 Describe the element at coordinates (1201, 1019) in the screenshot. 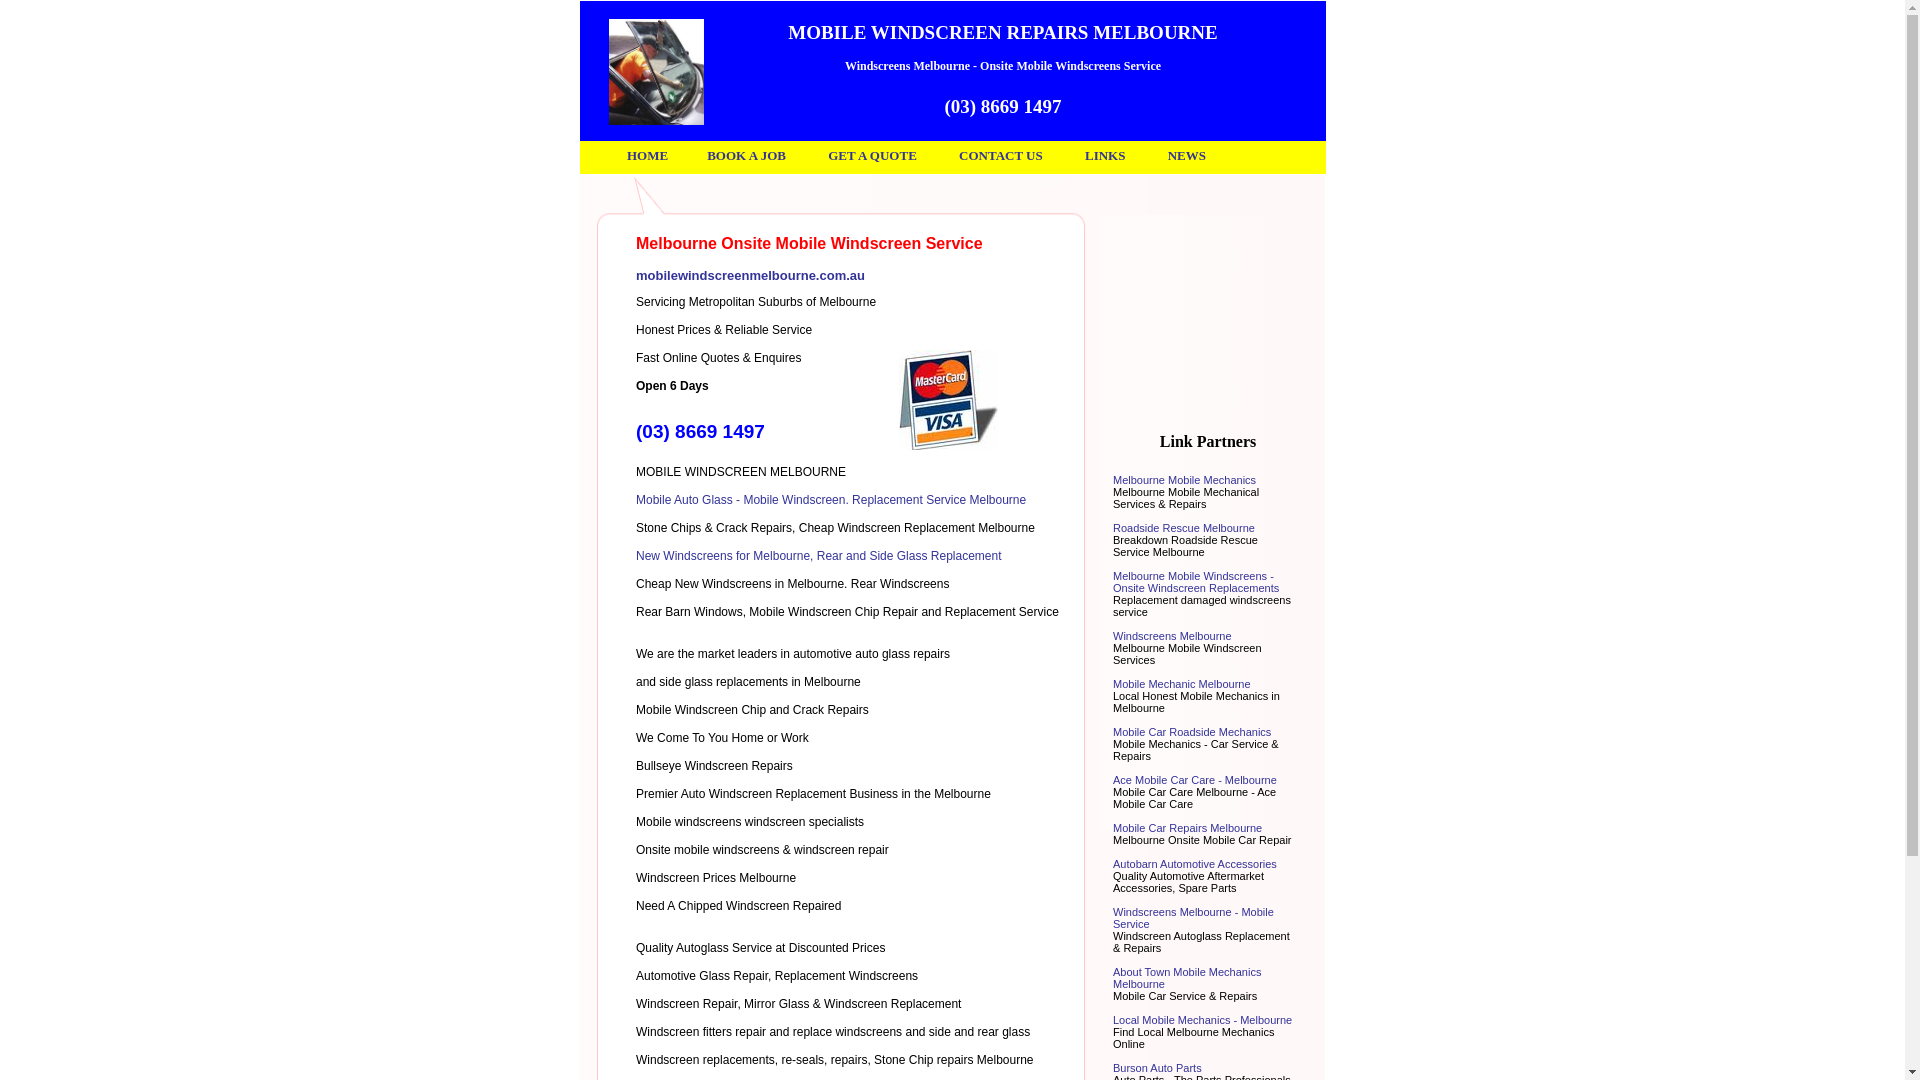

I see `'Local Mobile Mechanics - Melbourne'` at that location.